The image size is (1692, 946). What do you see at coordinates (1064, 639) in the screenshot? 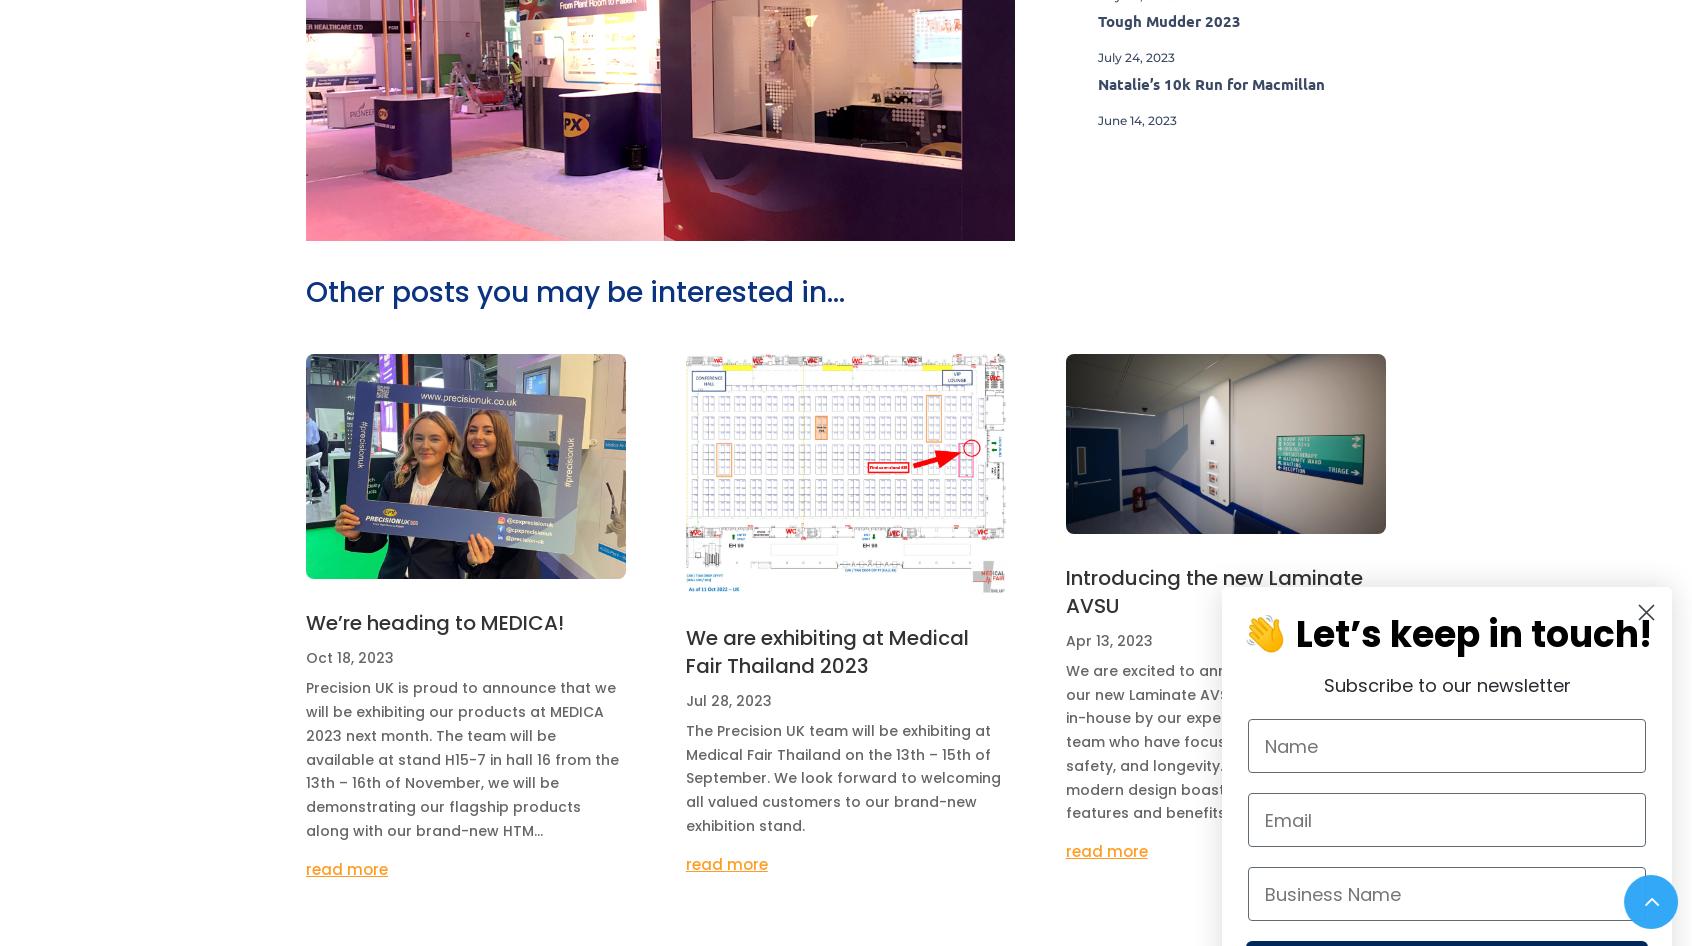
I see `'Apr 13, 2023'` at bounding box center [1064, 639].